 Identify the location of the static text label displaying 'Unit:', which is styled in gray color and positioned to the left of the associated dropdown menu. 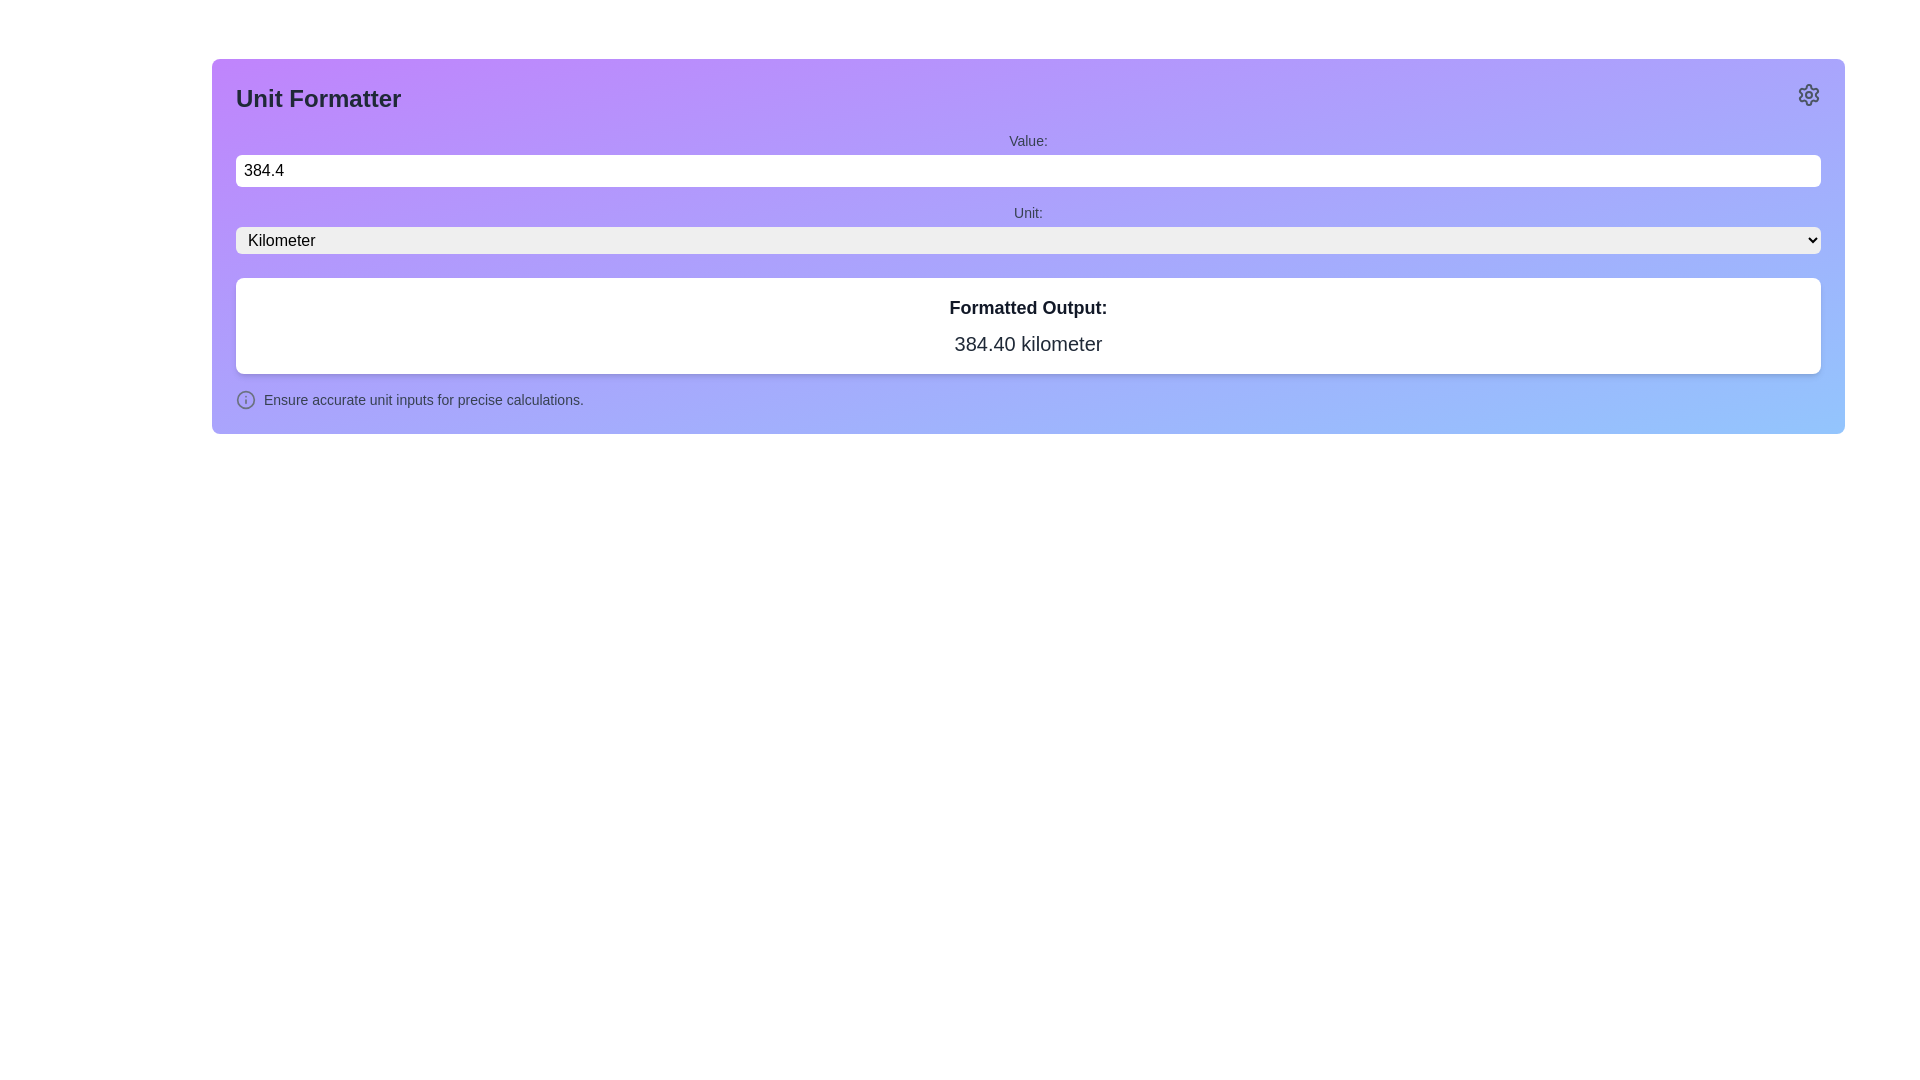
(1028, 212).